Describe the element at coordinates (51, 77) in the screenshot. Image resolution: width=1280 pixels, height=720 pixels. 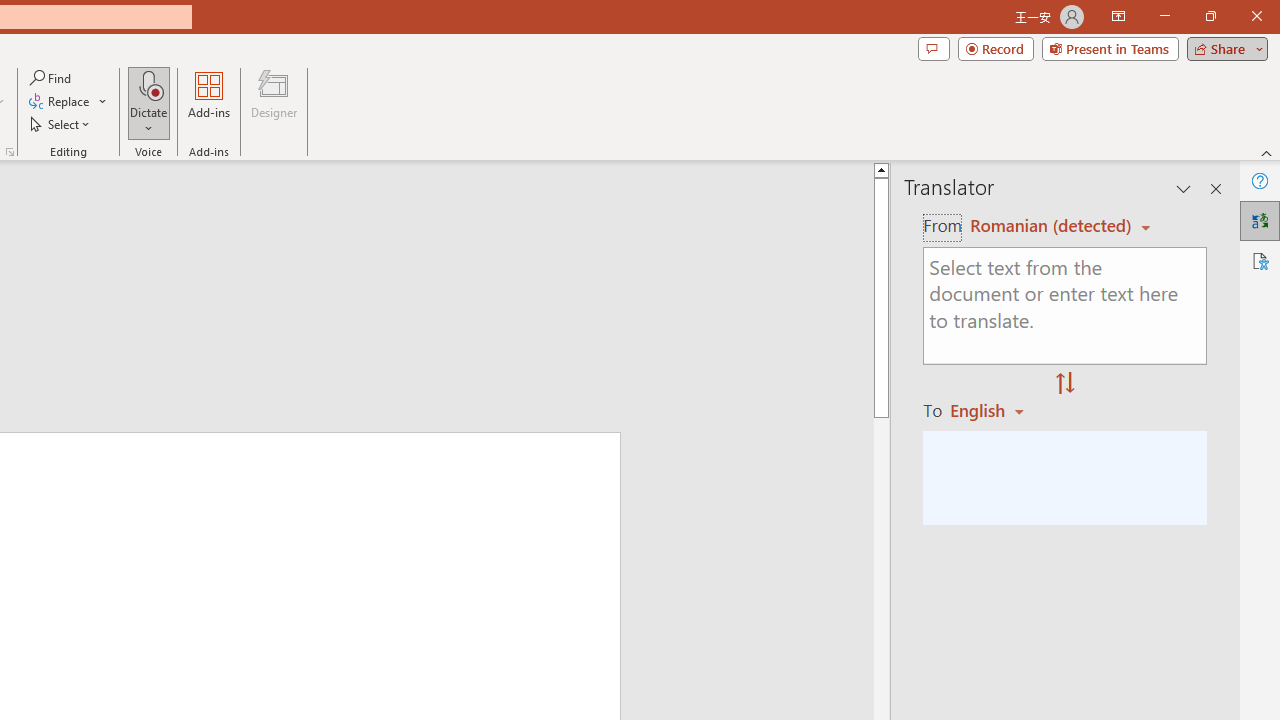
I see `'Find...'` at that location.